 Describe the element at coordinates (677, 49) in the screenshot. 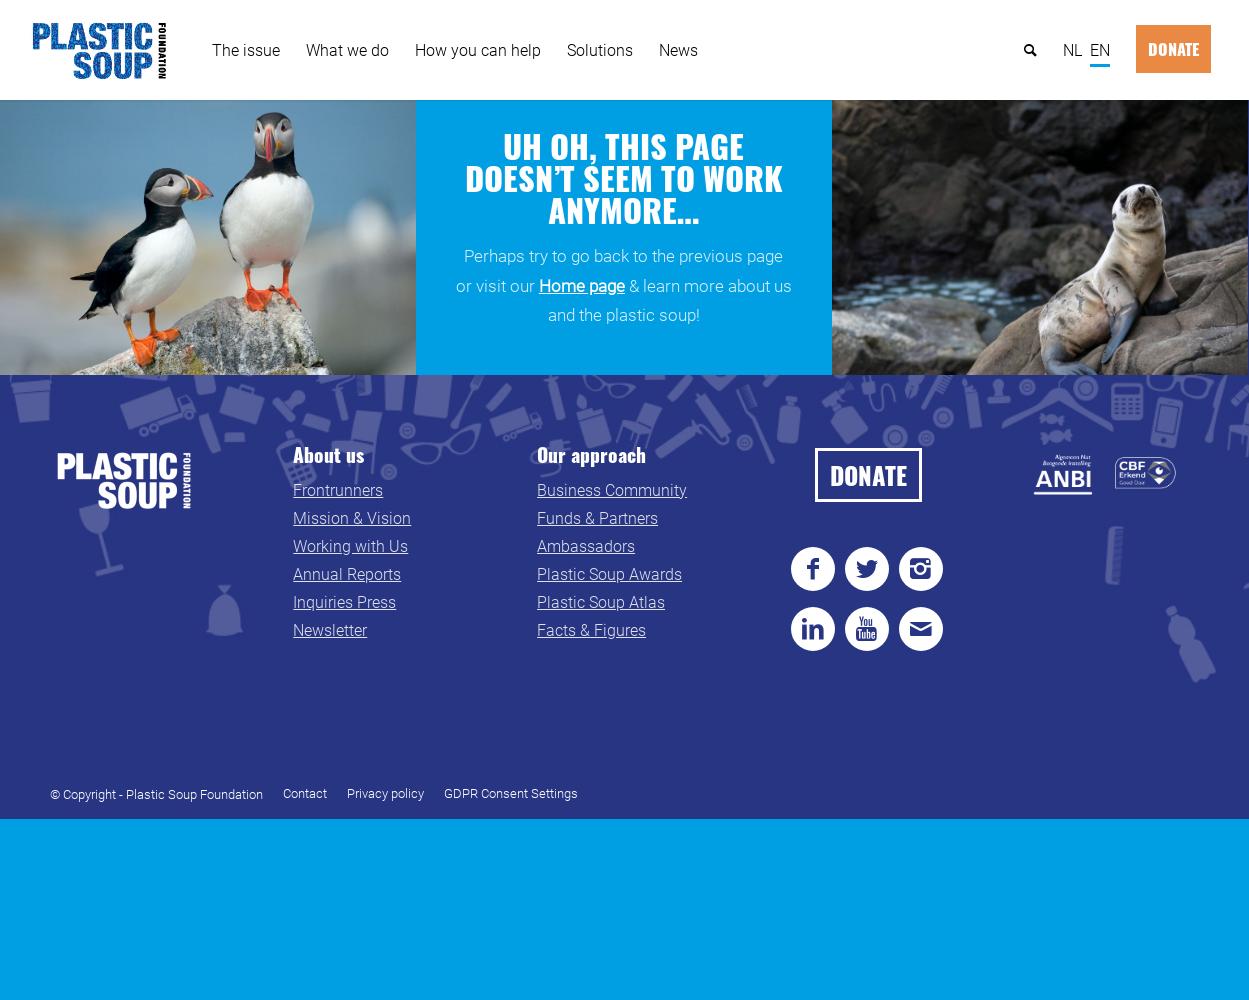

I see `'News'` at that location.